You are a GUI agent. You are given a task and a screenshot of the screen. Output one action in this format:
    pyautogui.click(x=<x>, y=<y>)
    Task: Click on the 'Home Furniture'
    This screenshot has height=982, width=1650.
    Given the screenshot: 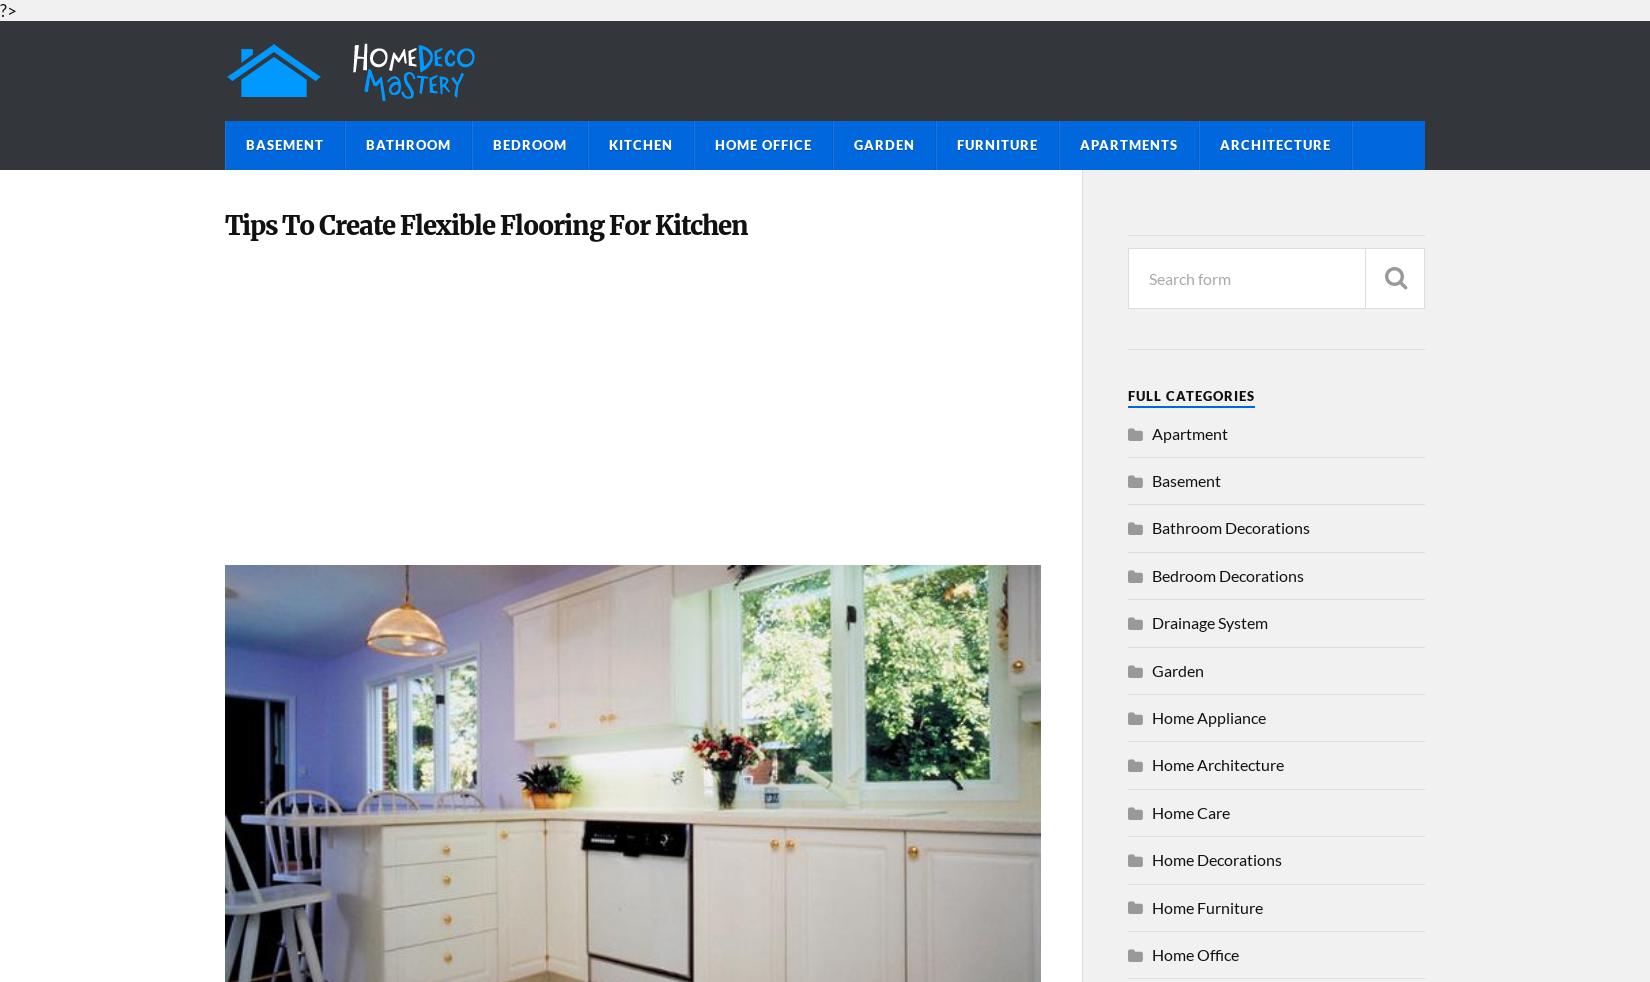 What is the action you would take?
    pyautogui.click(x=1207, y=906)
    